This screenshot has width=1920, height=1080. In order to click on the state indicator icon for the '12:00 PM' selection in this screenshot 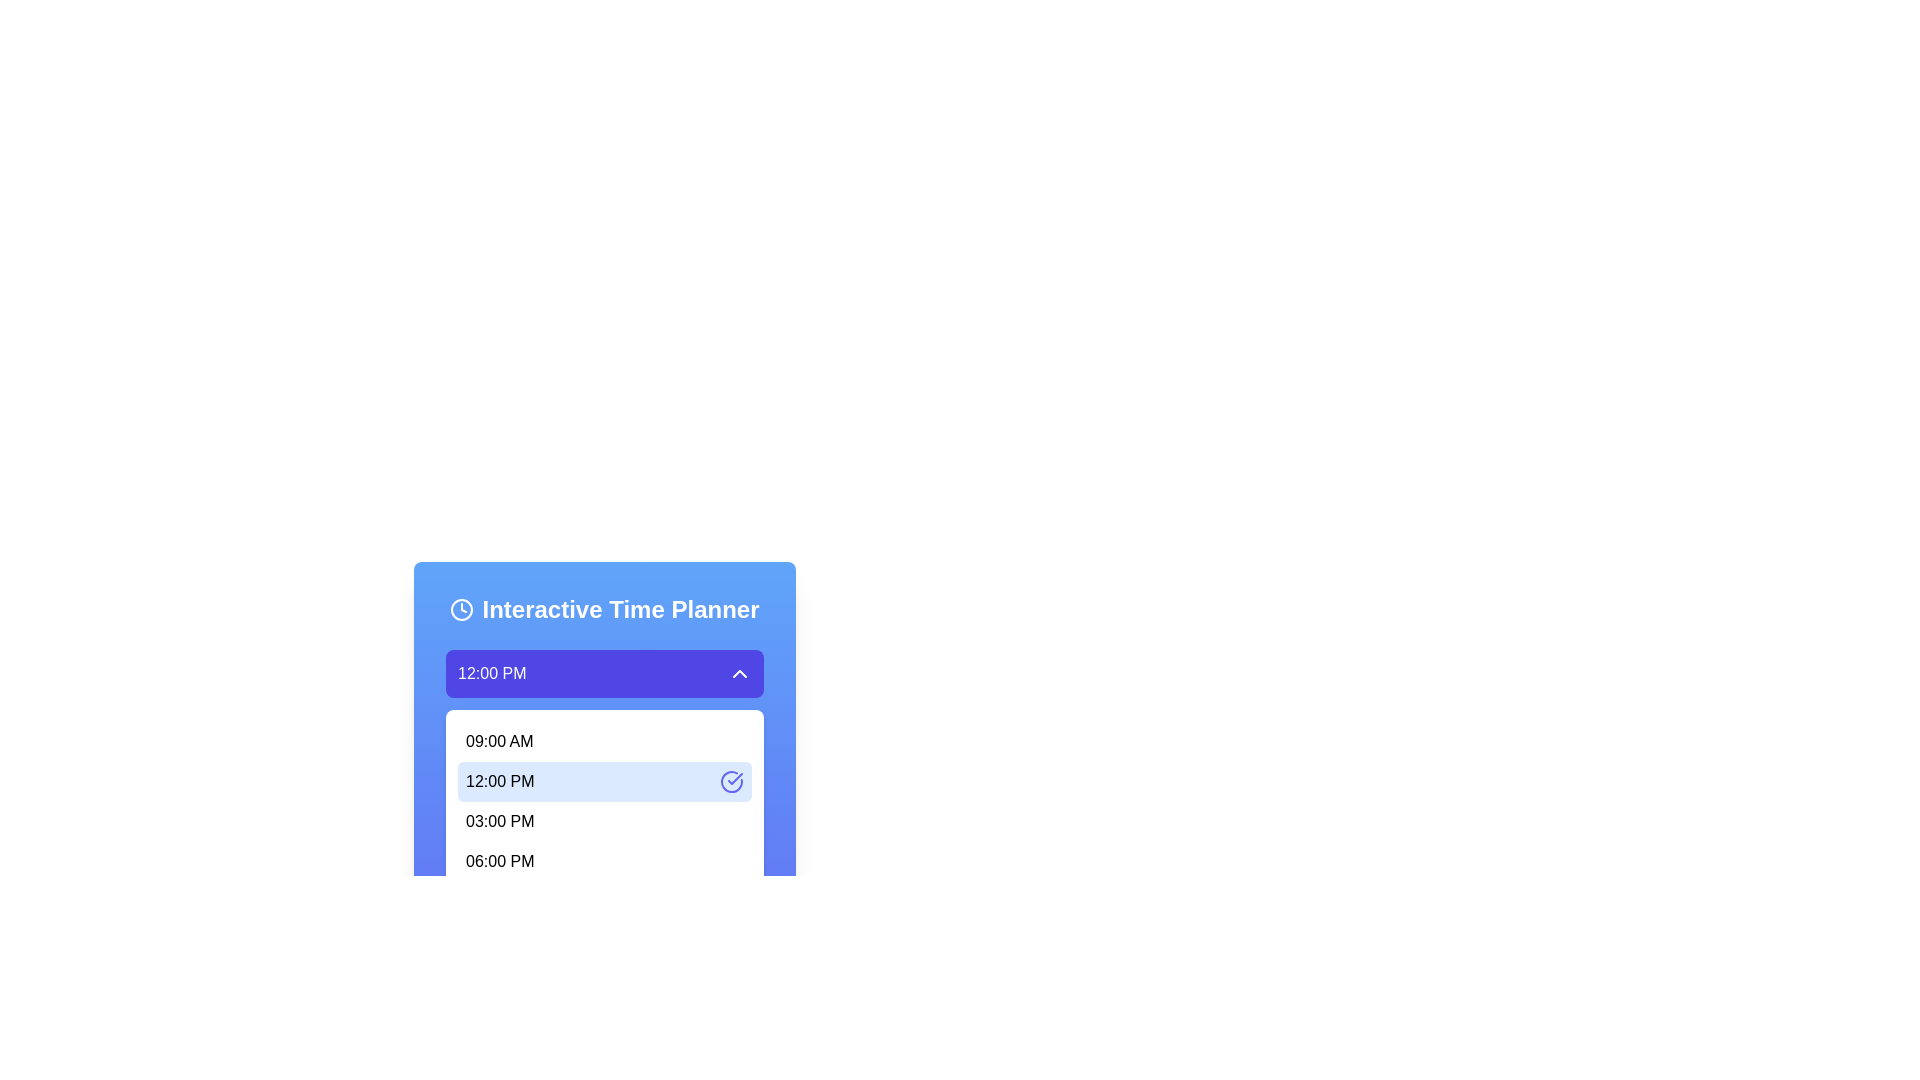, I will do `click(730, 781)`.